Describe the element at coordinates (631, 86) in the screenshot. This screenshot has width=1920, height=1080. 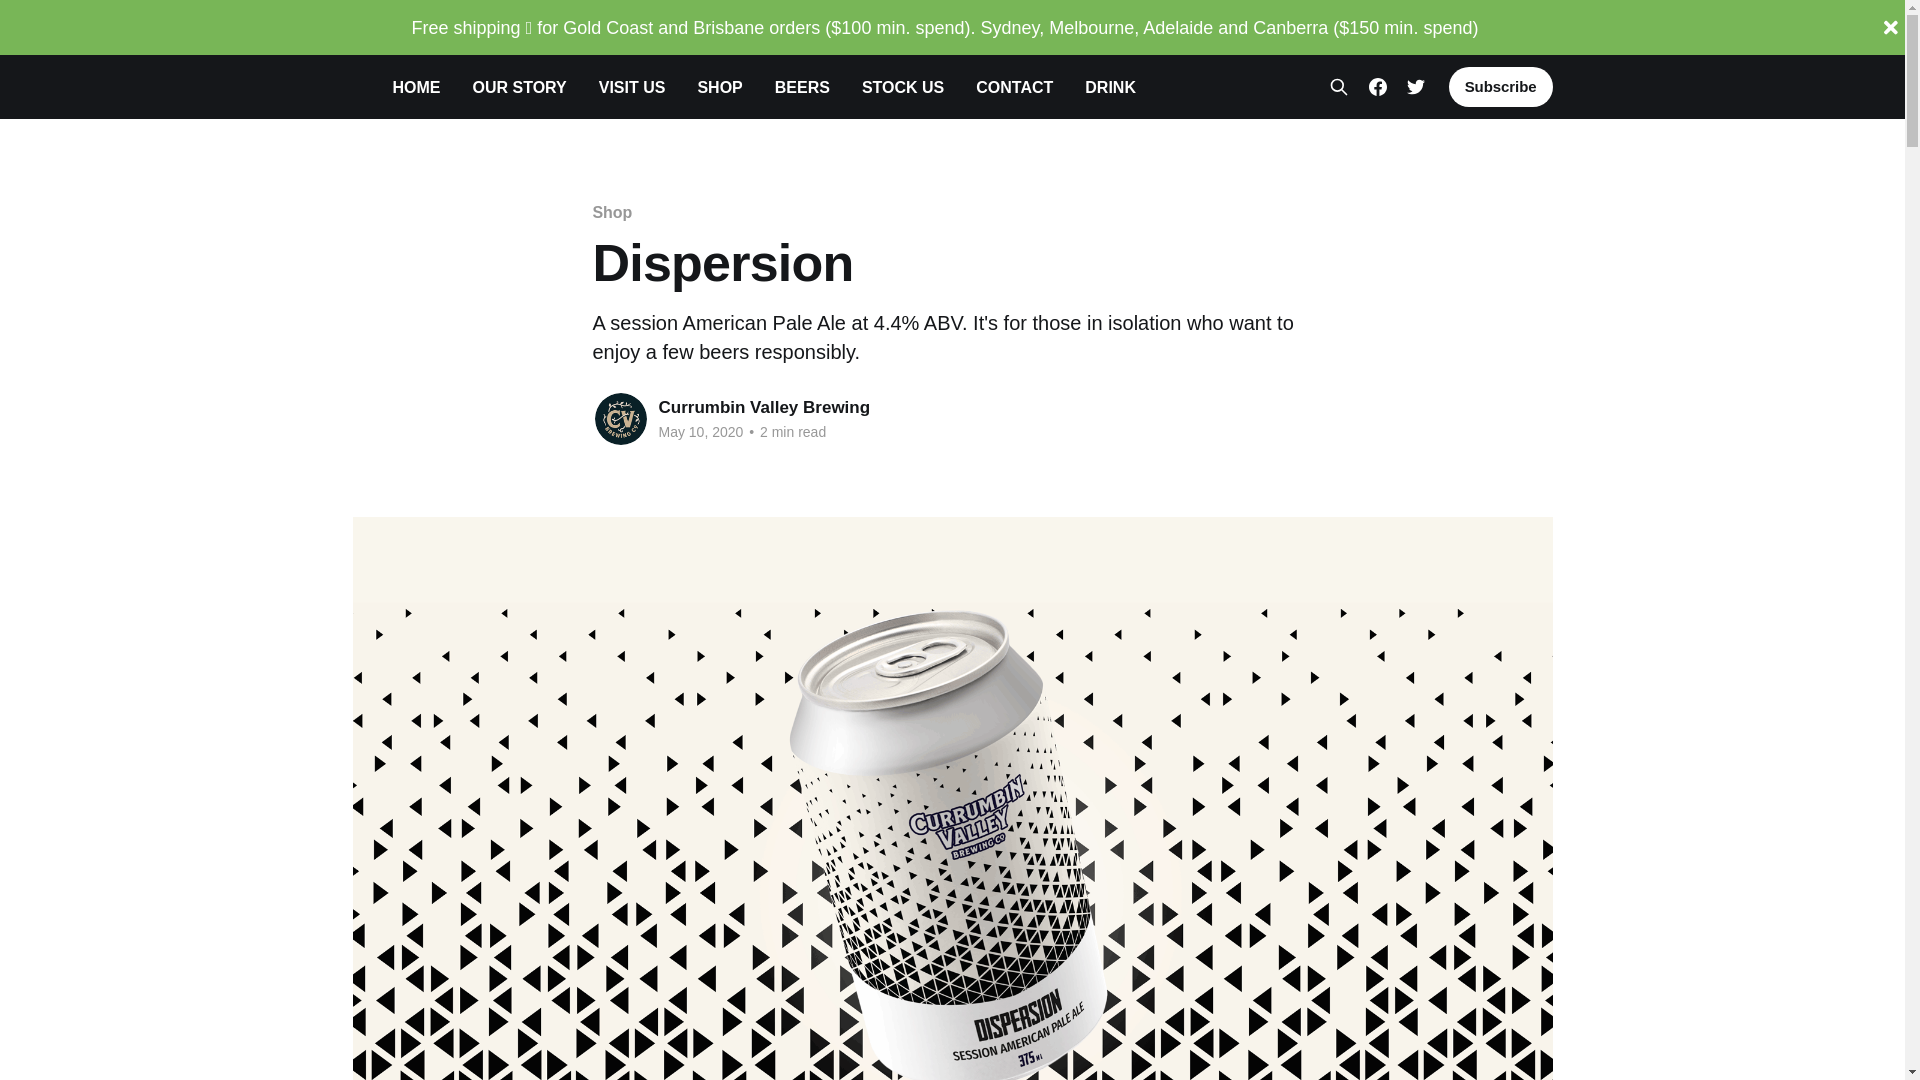
I see `'VISIT US'` at that location.